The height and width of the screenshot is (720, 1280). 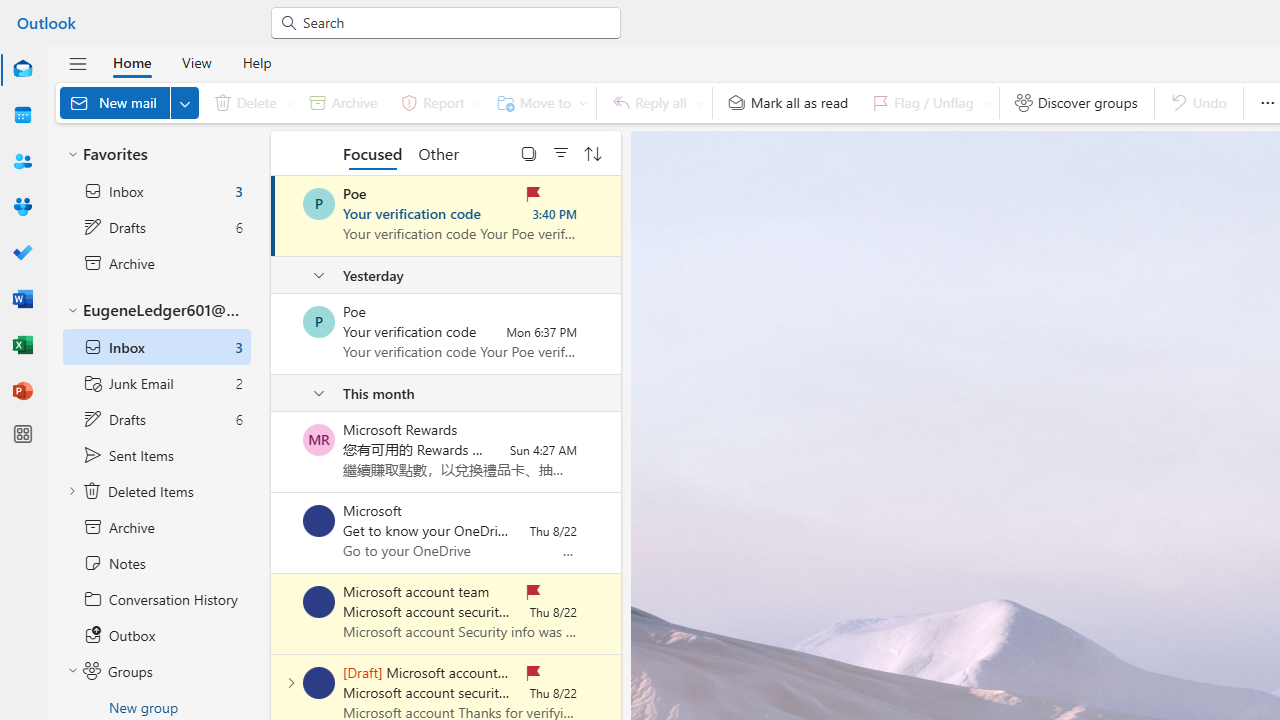 What do you see at coordinates (155, 598) in the screenshot?
I see `'Conversation History'` at bounding box center [155, 598].